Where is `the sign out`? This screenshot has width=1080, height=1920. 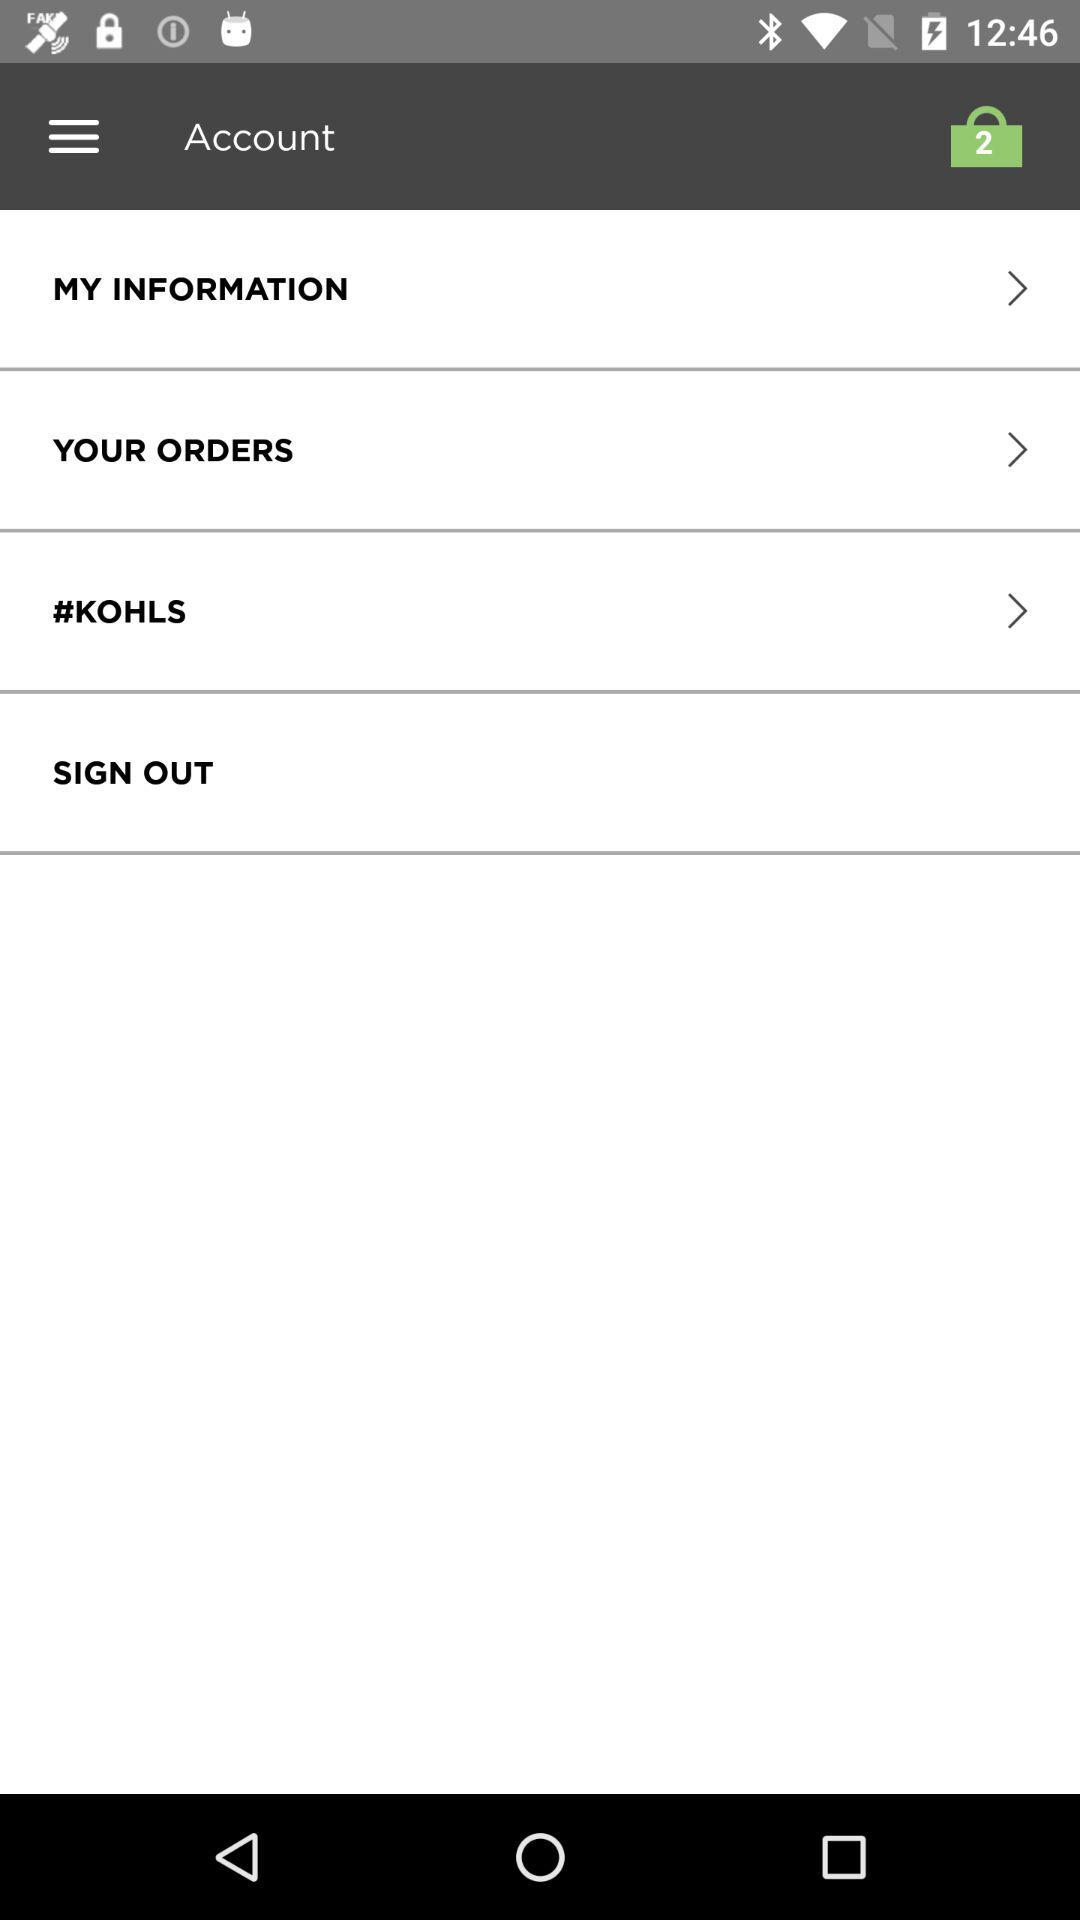
the sign out is located at coordinates (133, 771).